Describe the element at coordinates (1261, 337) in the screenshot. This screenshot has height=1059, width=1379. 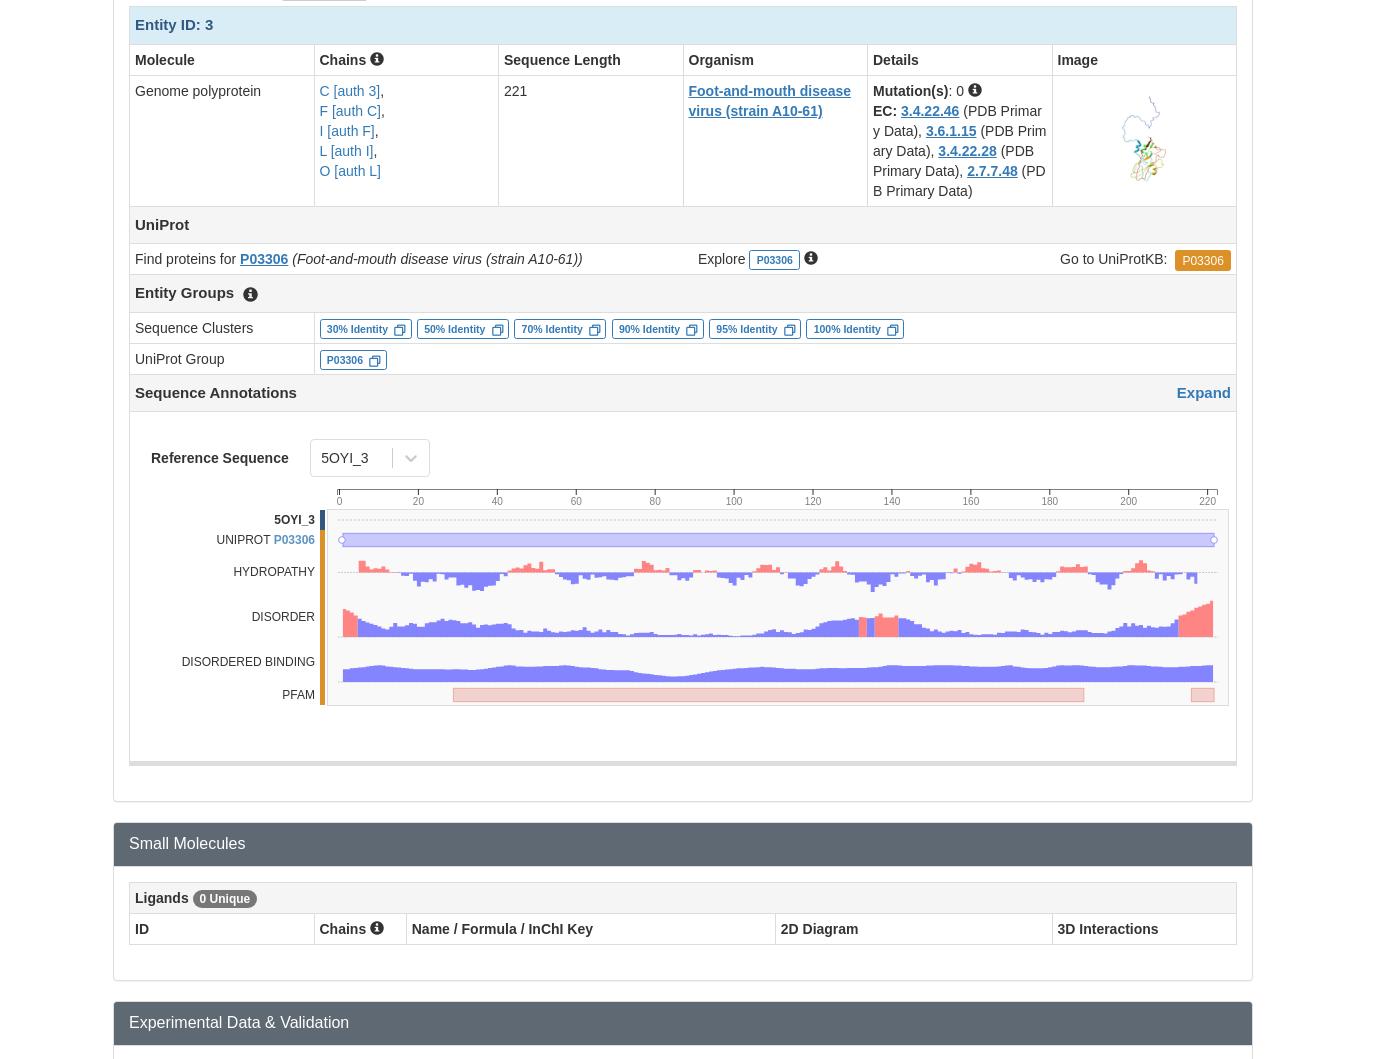
I see `'LOADING'` at that location.